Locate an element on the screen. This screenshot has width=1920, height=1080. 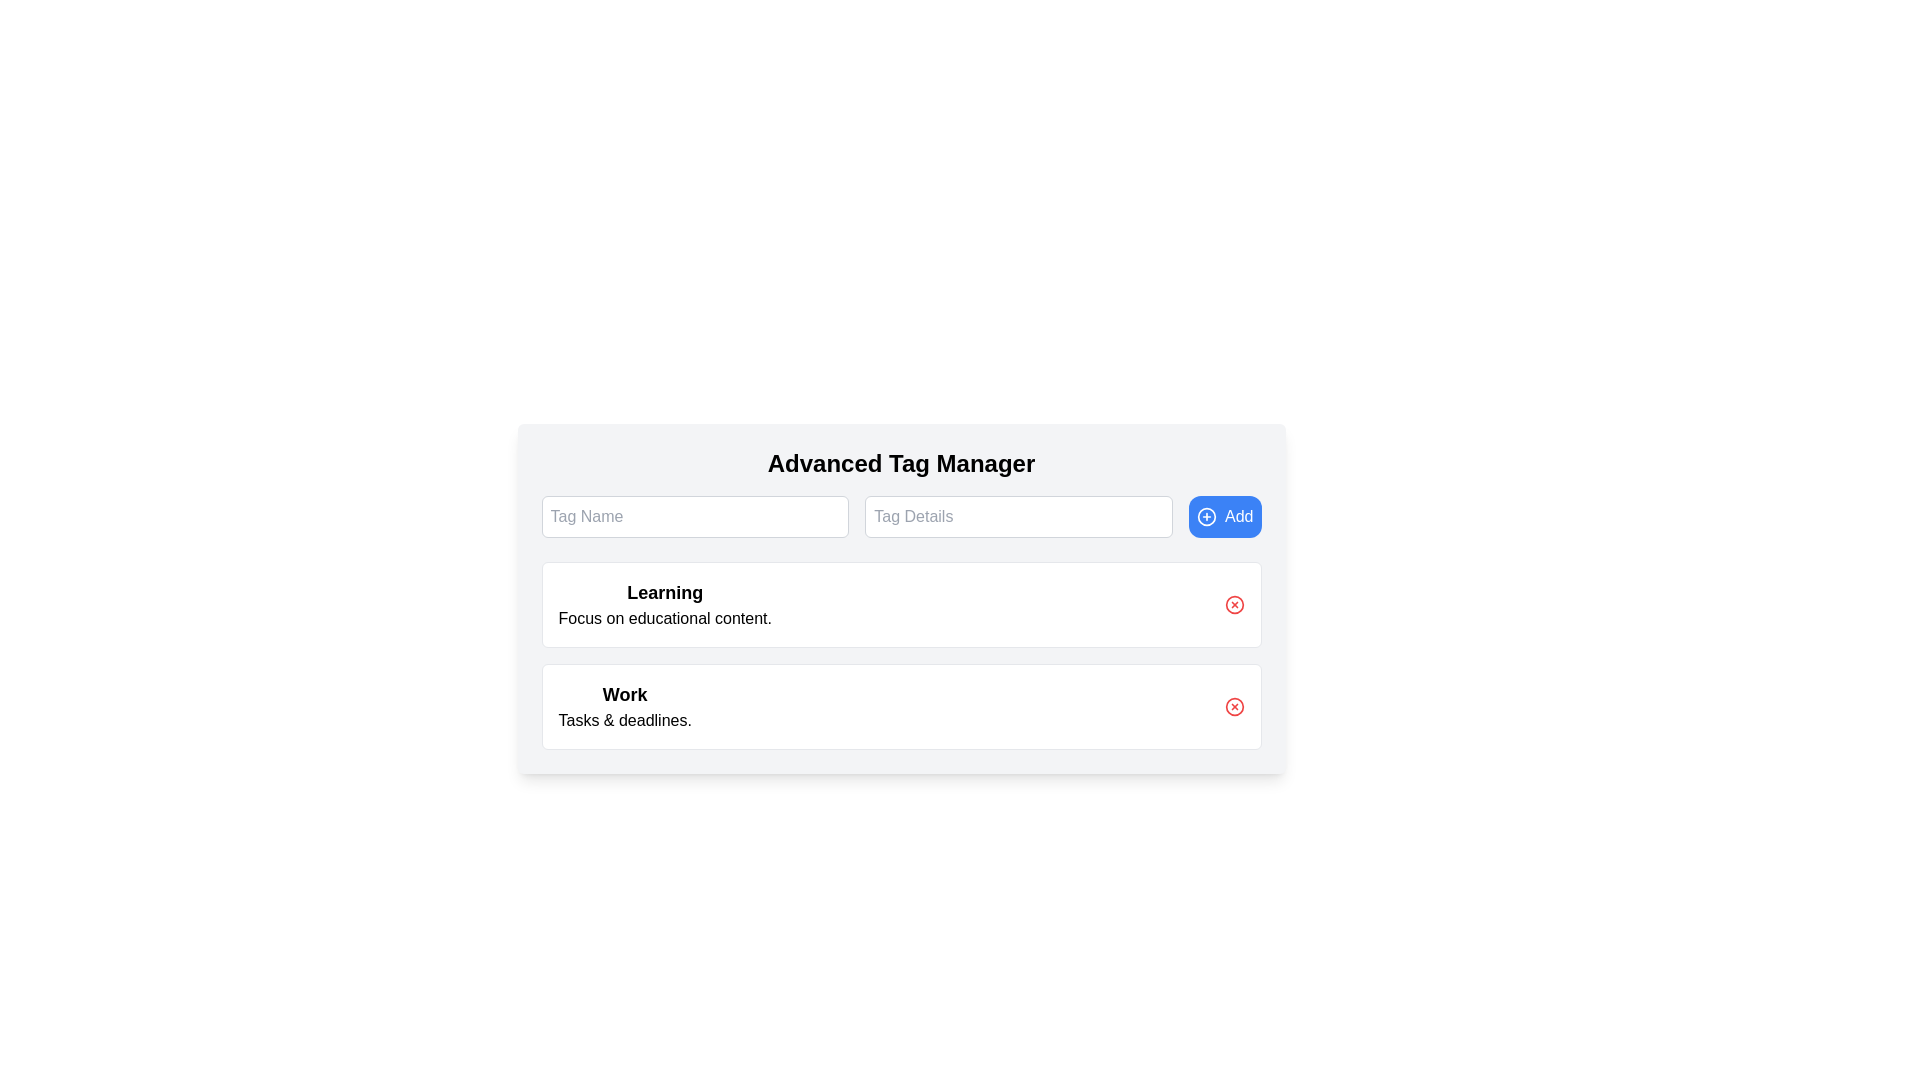
the 'Add' button icon indicating the addition of a new item, located at the top-right side of the interface, next to the 'Tag Name' and 'Tag Details' text fields is located at coordinates (1206, 515).